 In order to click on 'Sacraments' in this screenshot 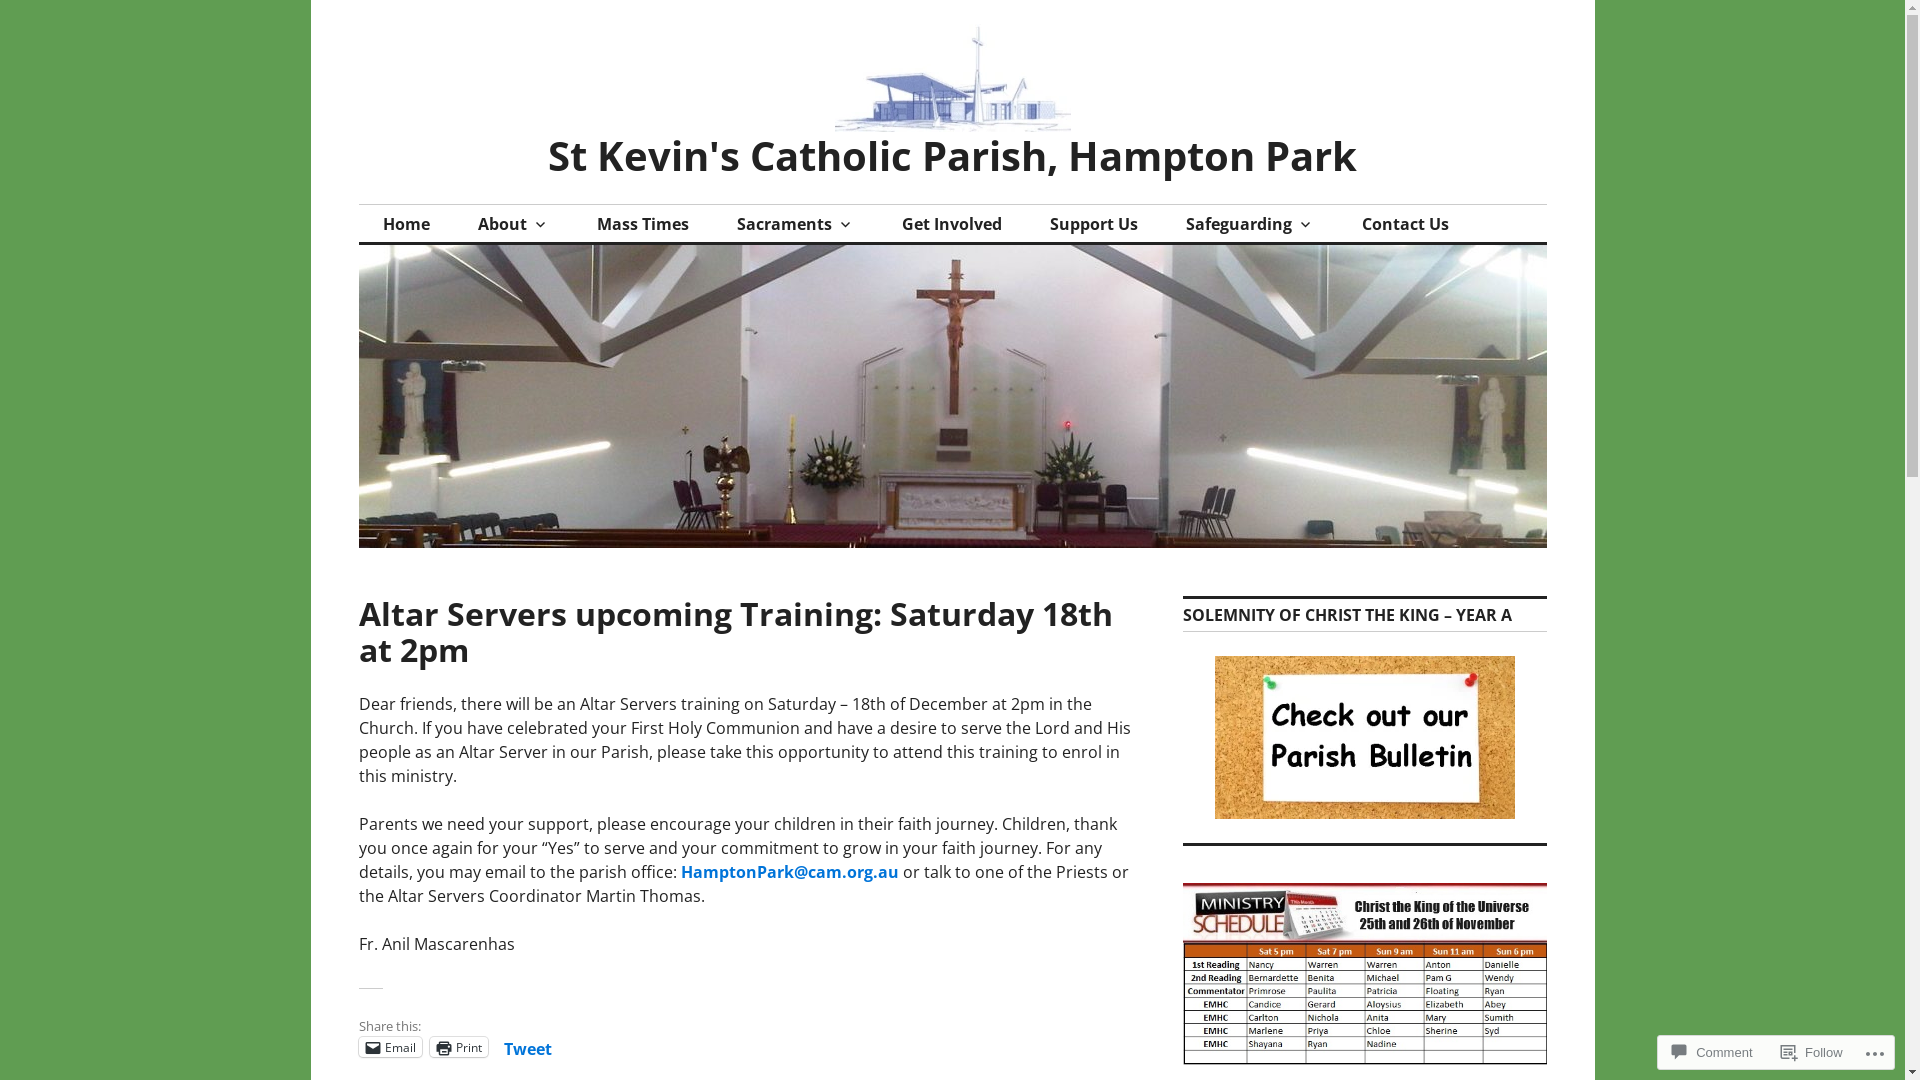, I will do `click(793, 223)`.